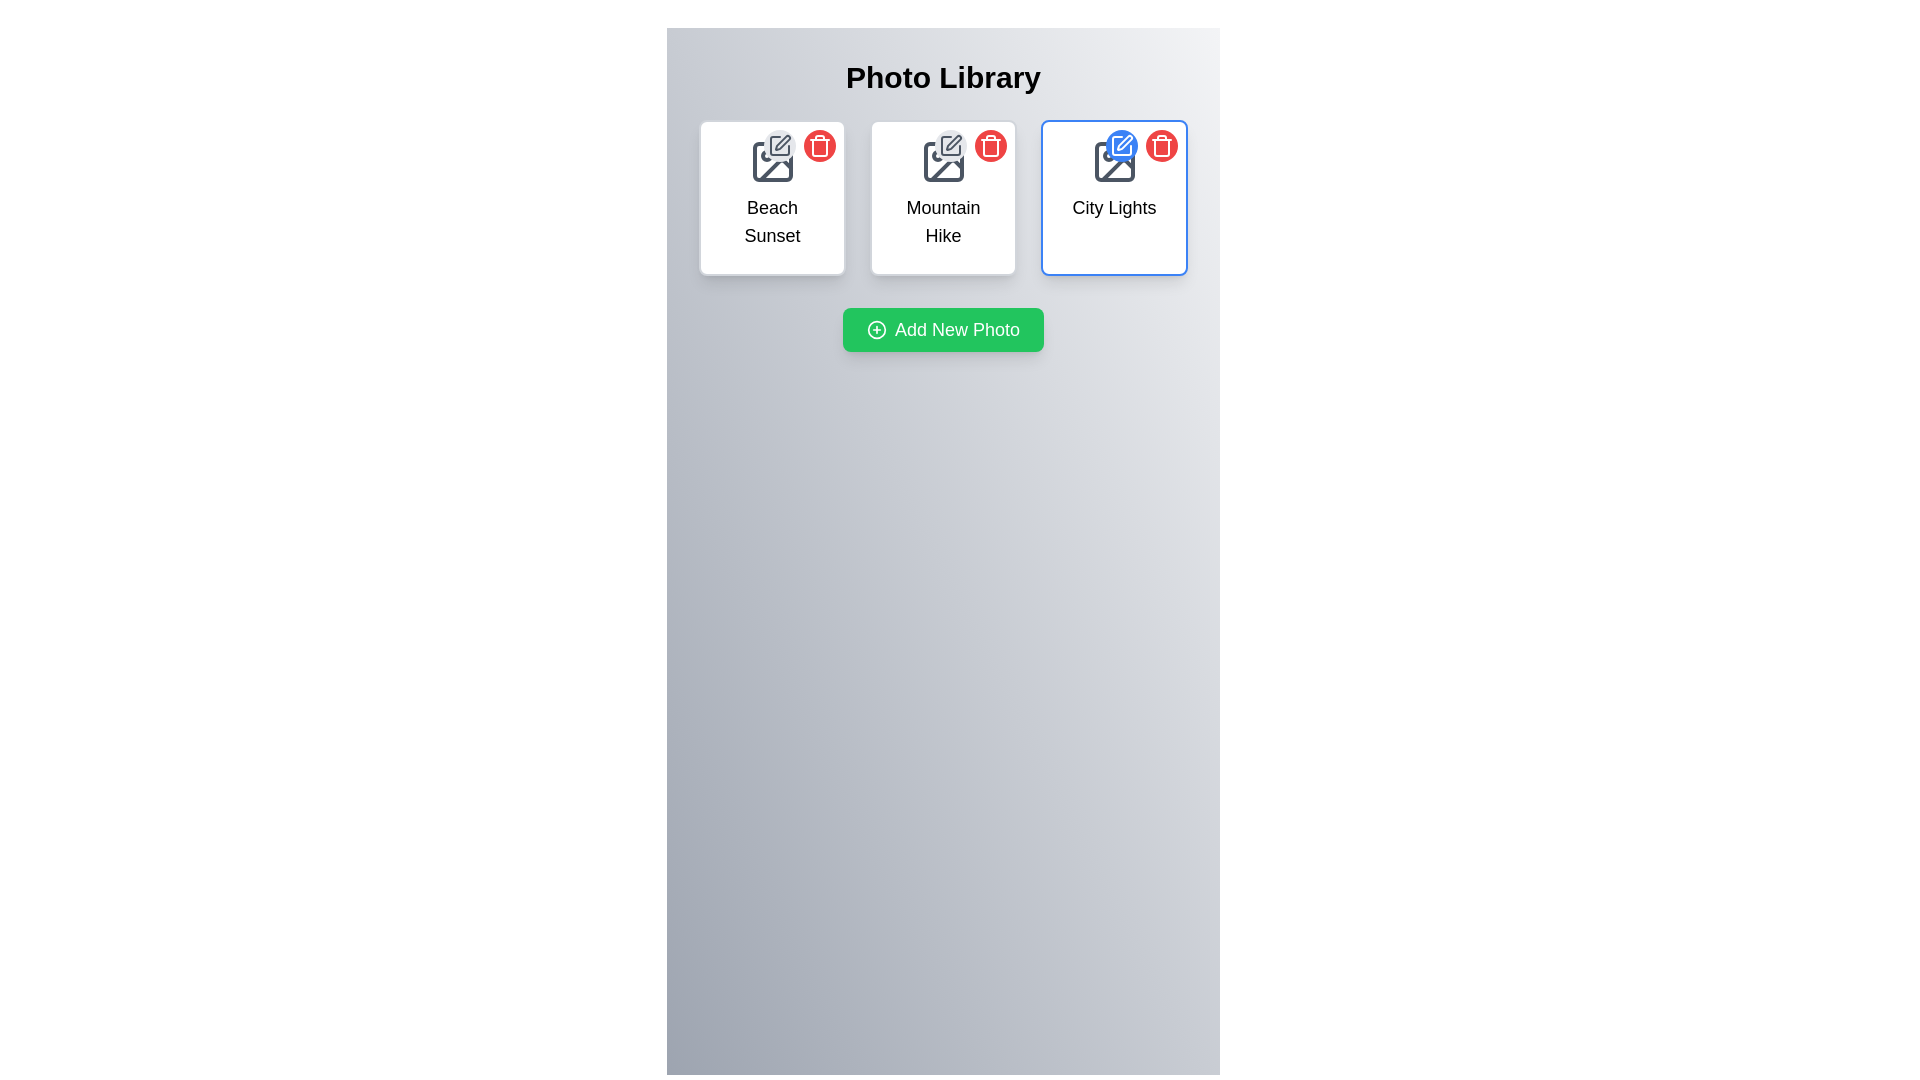 The image size is (1920, 1080). I want to click on the decorative icon at the top of the 'Beach Sunset' card, which indicates it represents an image or photo, so click(771, 161).